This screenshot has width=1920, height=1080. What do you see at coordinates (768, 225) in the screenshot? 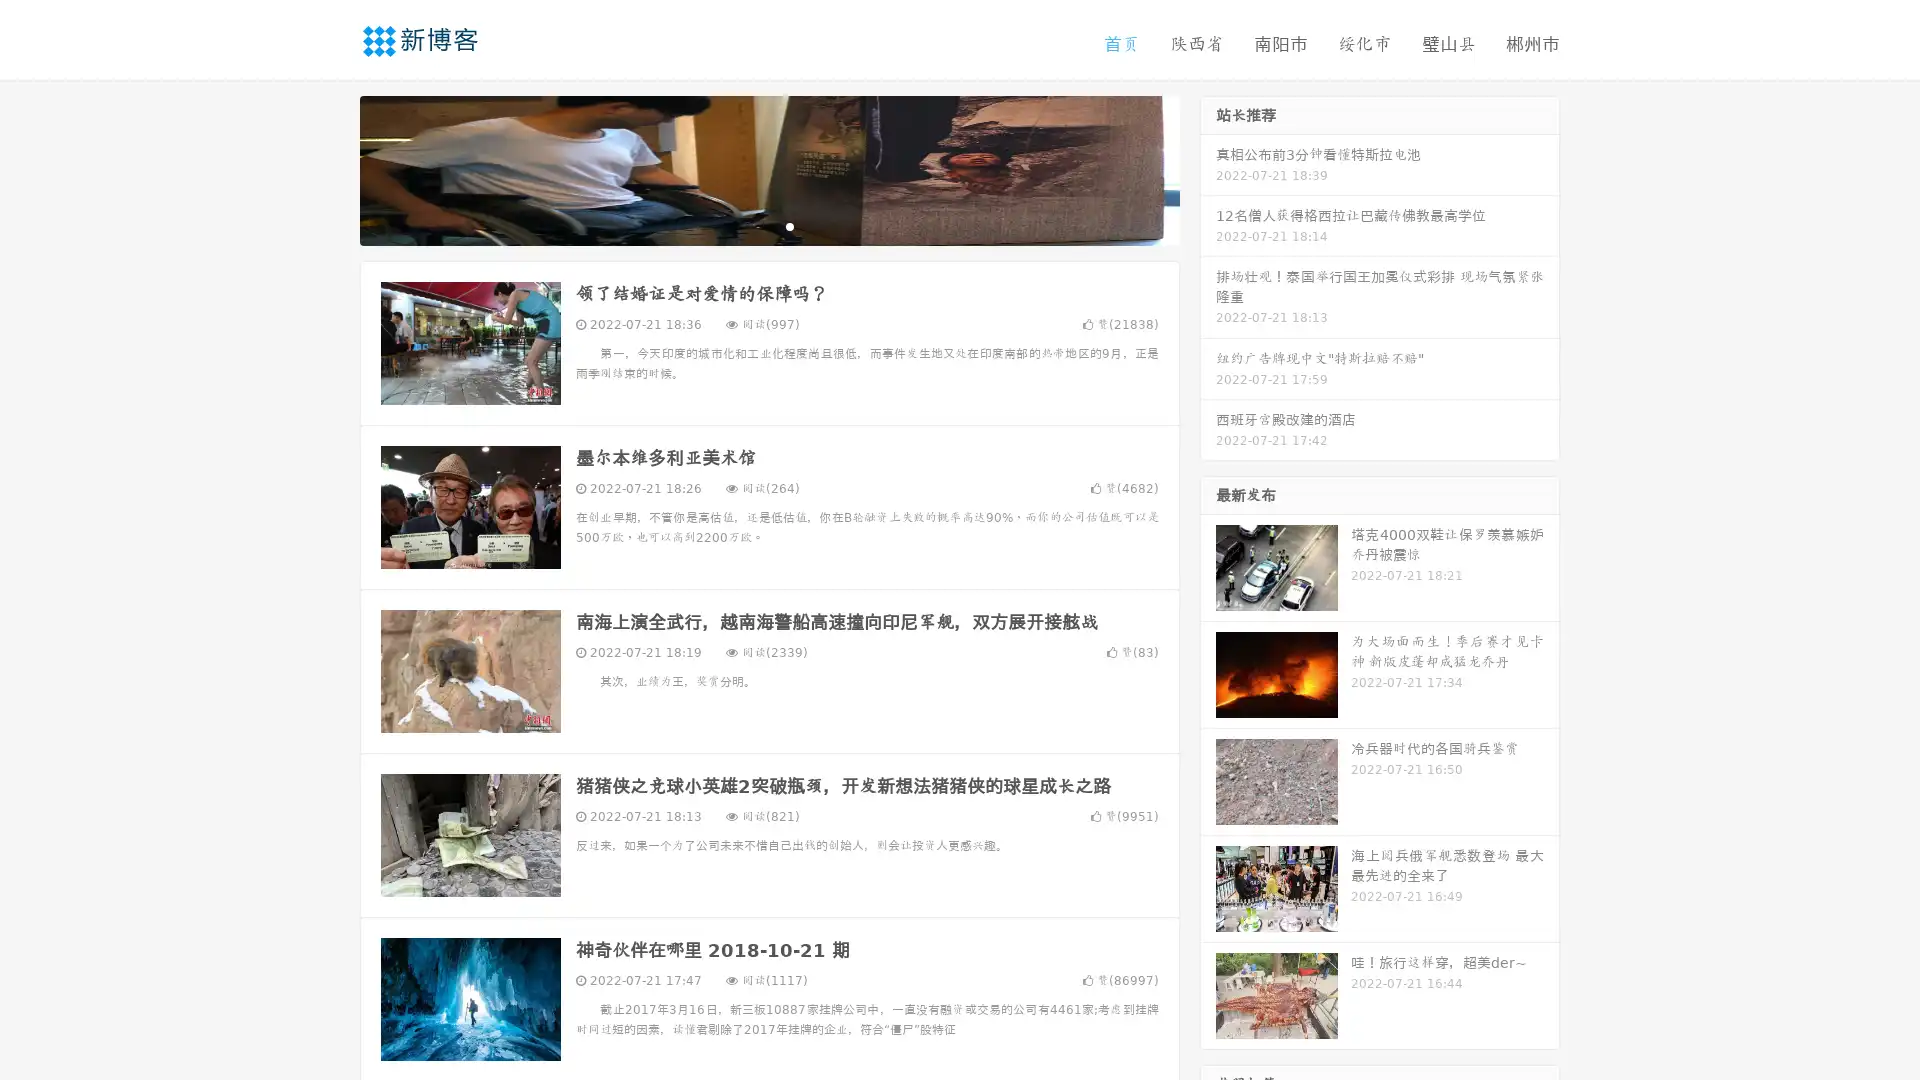
I see `Go to slide 2` at bounding box center [768, 225].